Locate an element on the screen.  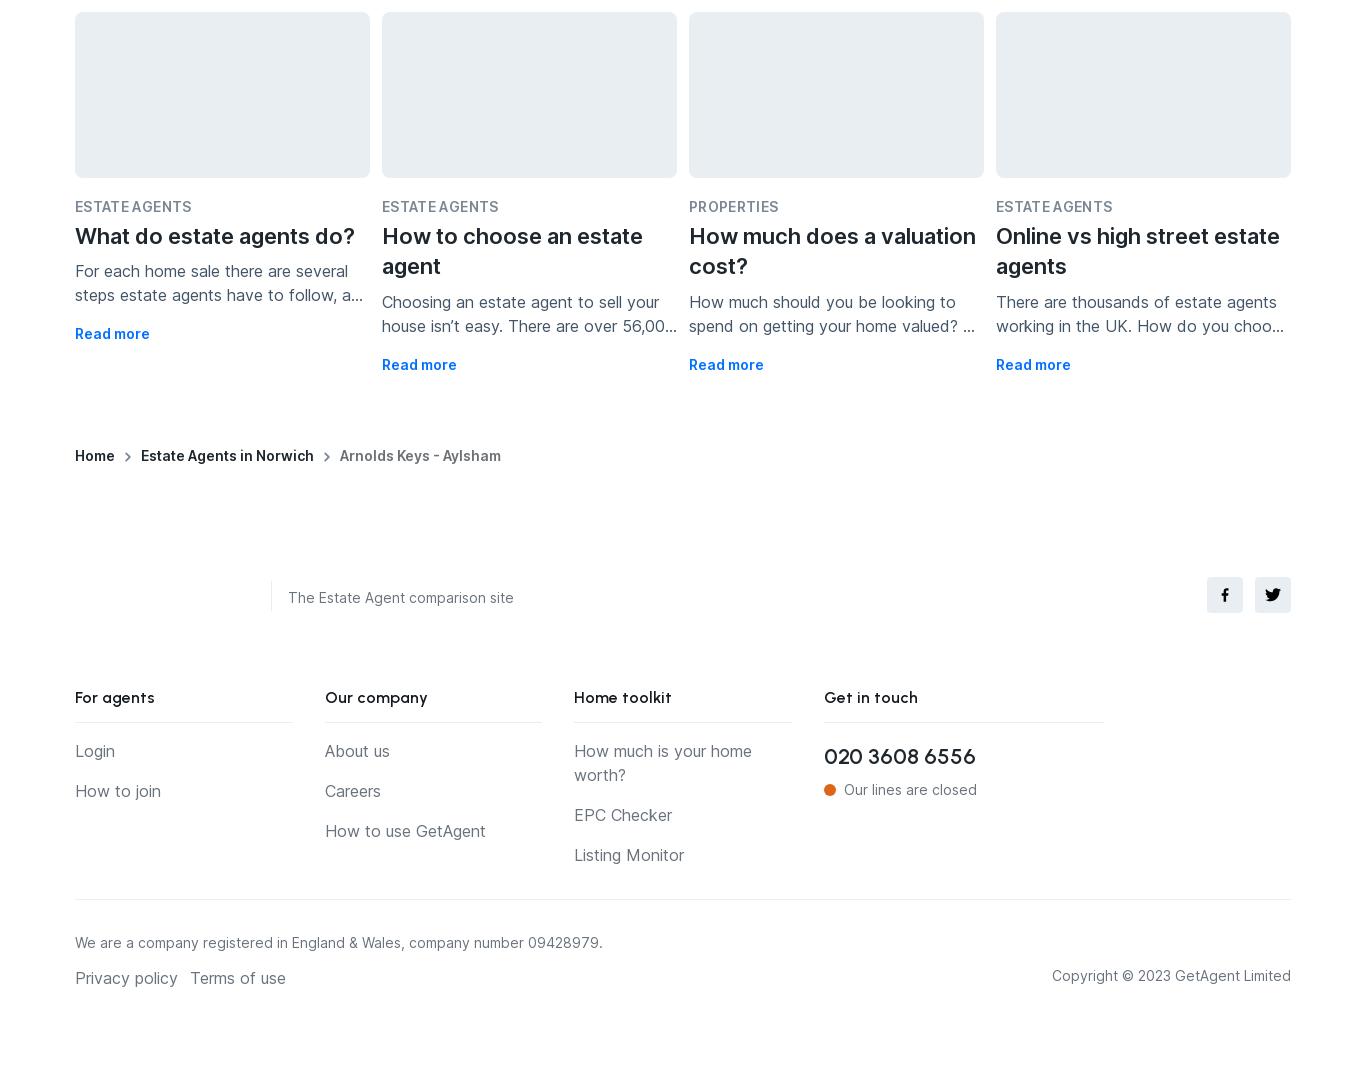
'020 3608 6556' is located at coordinates (897, 756).